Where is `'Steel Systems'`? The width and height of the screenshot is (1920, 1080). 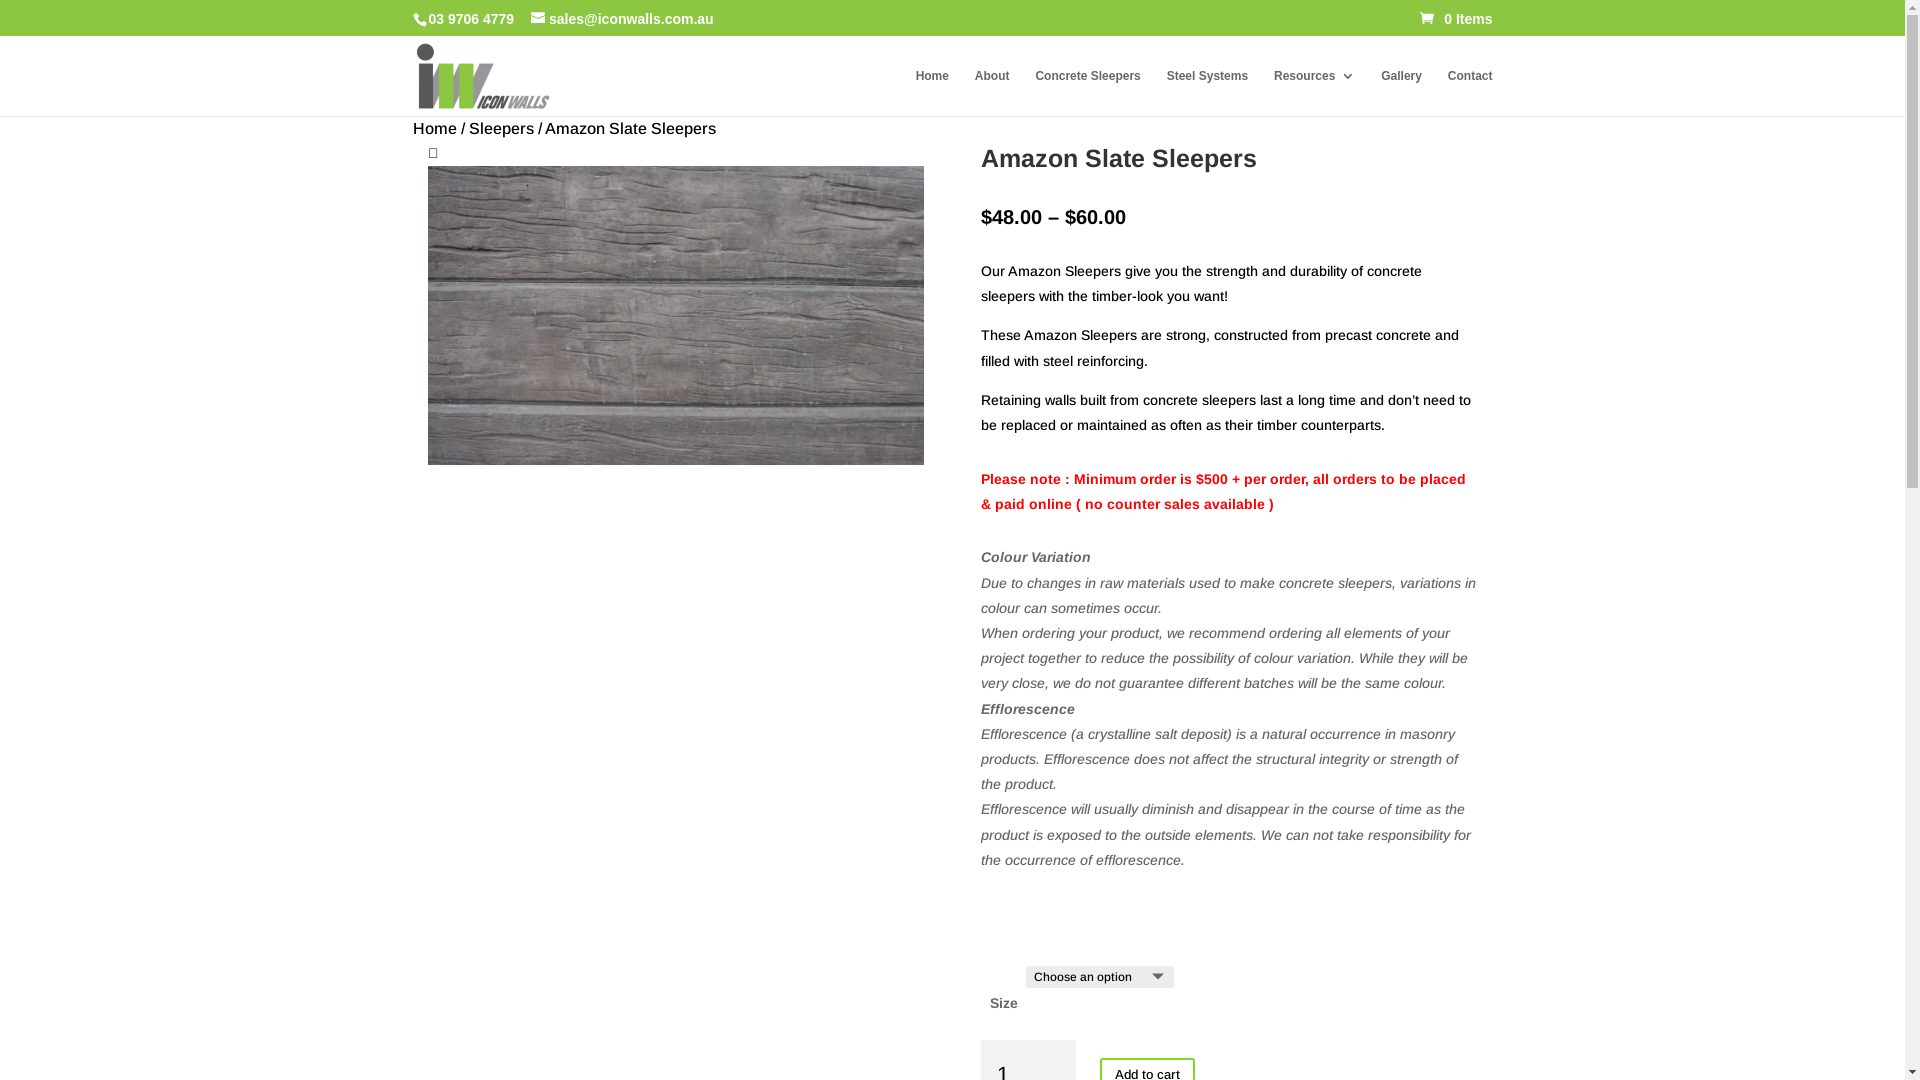 'Steel Systems' is located at coordinates (1206, 92).